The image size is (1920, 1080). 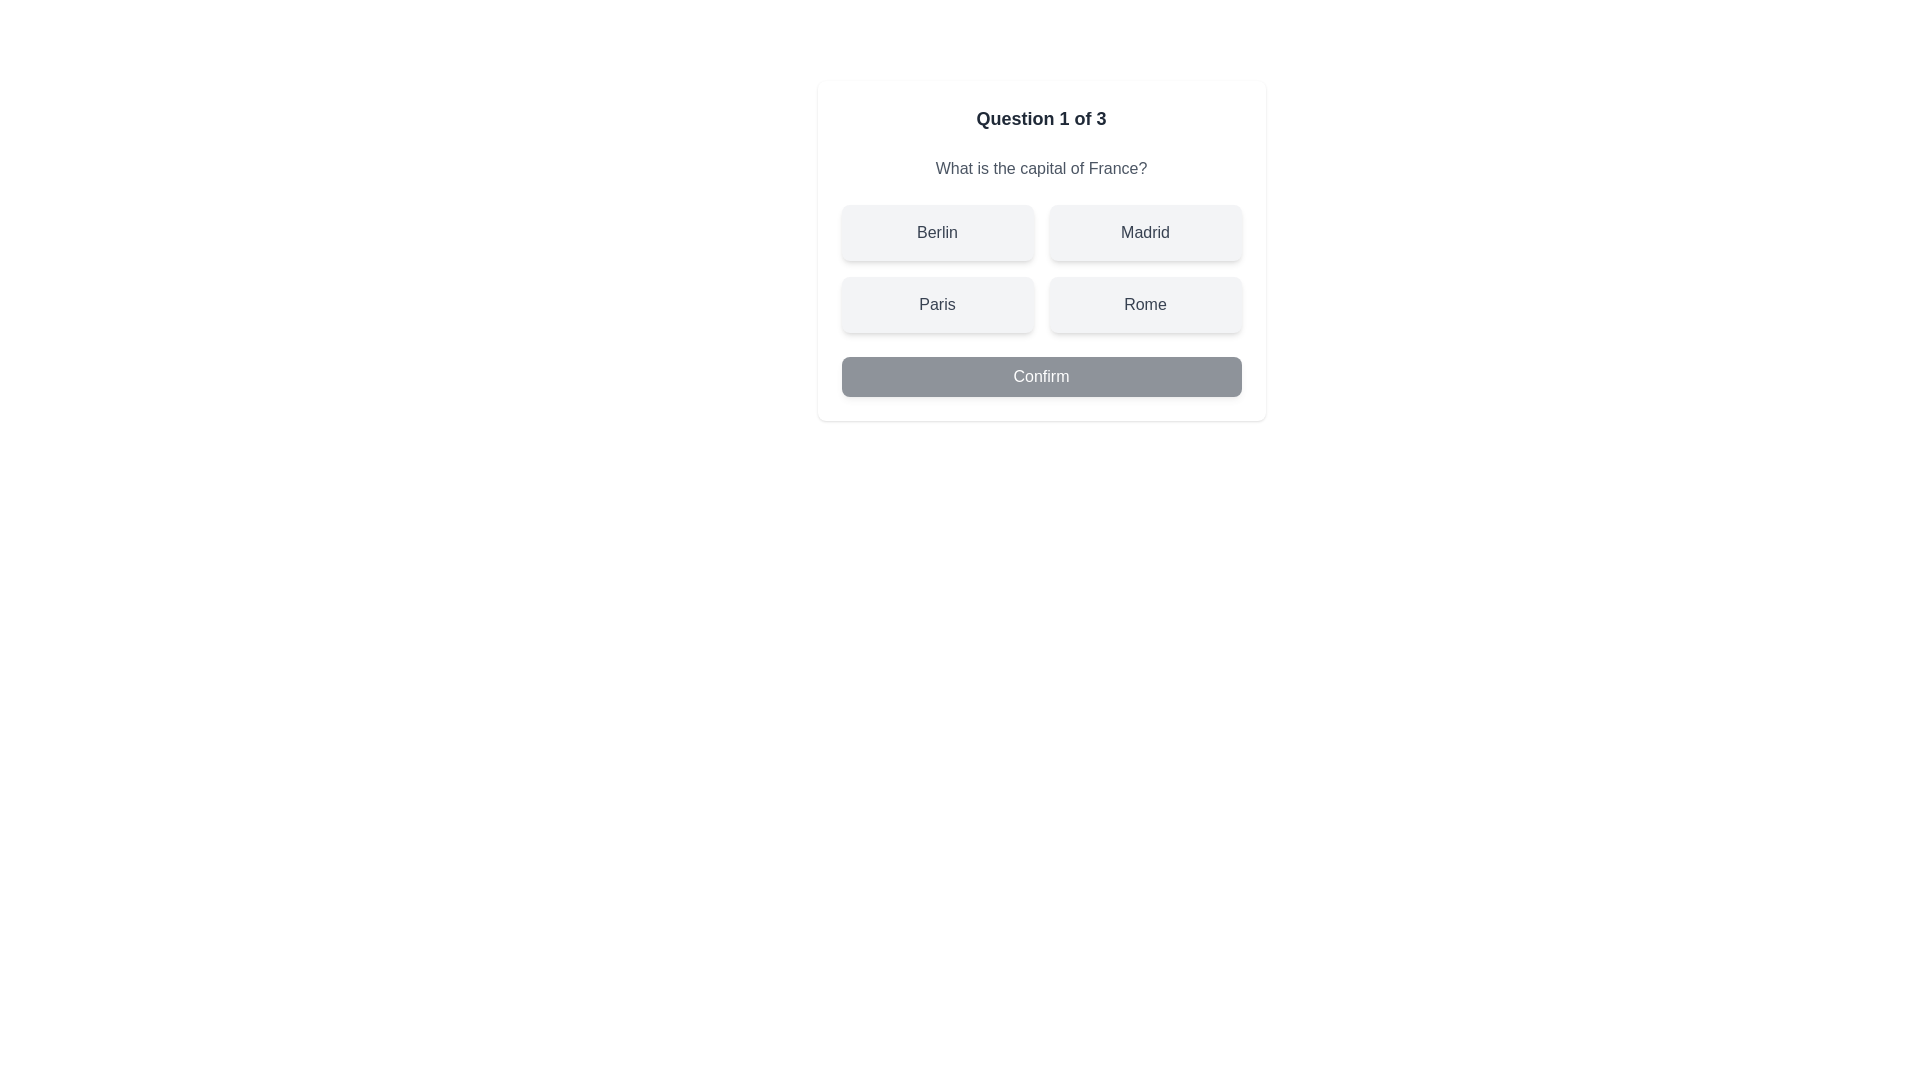 I want to click on the question text to read it, so click(x=1040, y=168).